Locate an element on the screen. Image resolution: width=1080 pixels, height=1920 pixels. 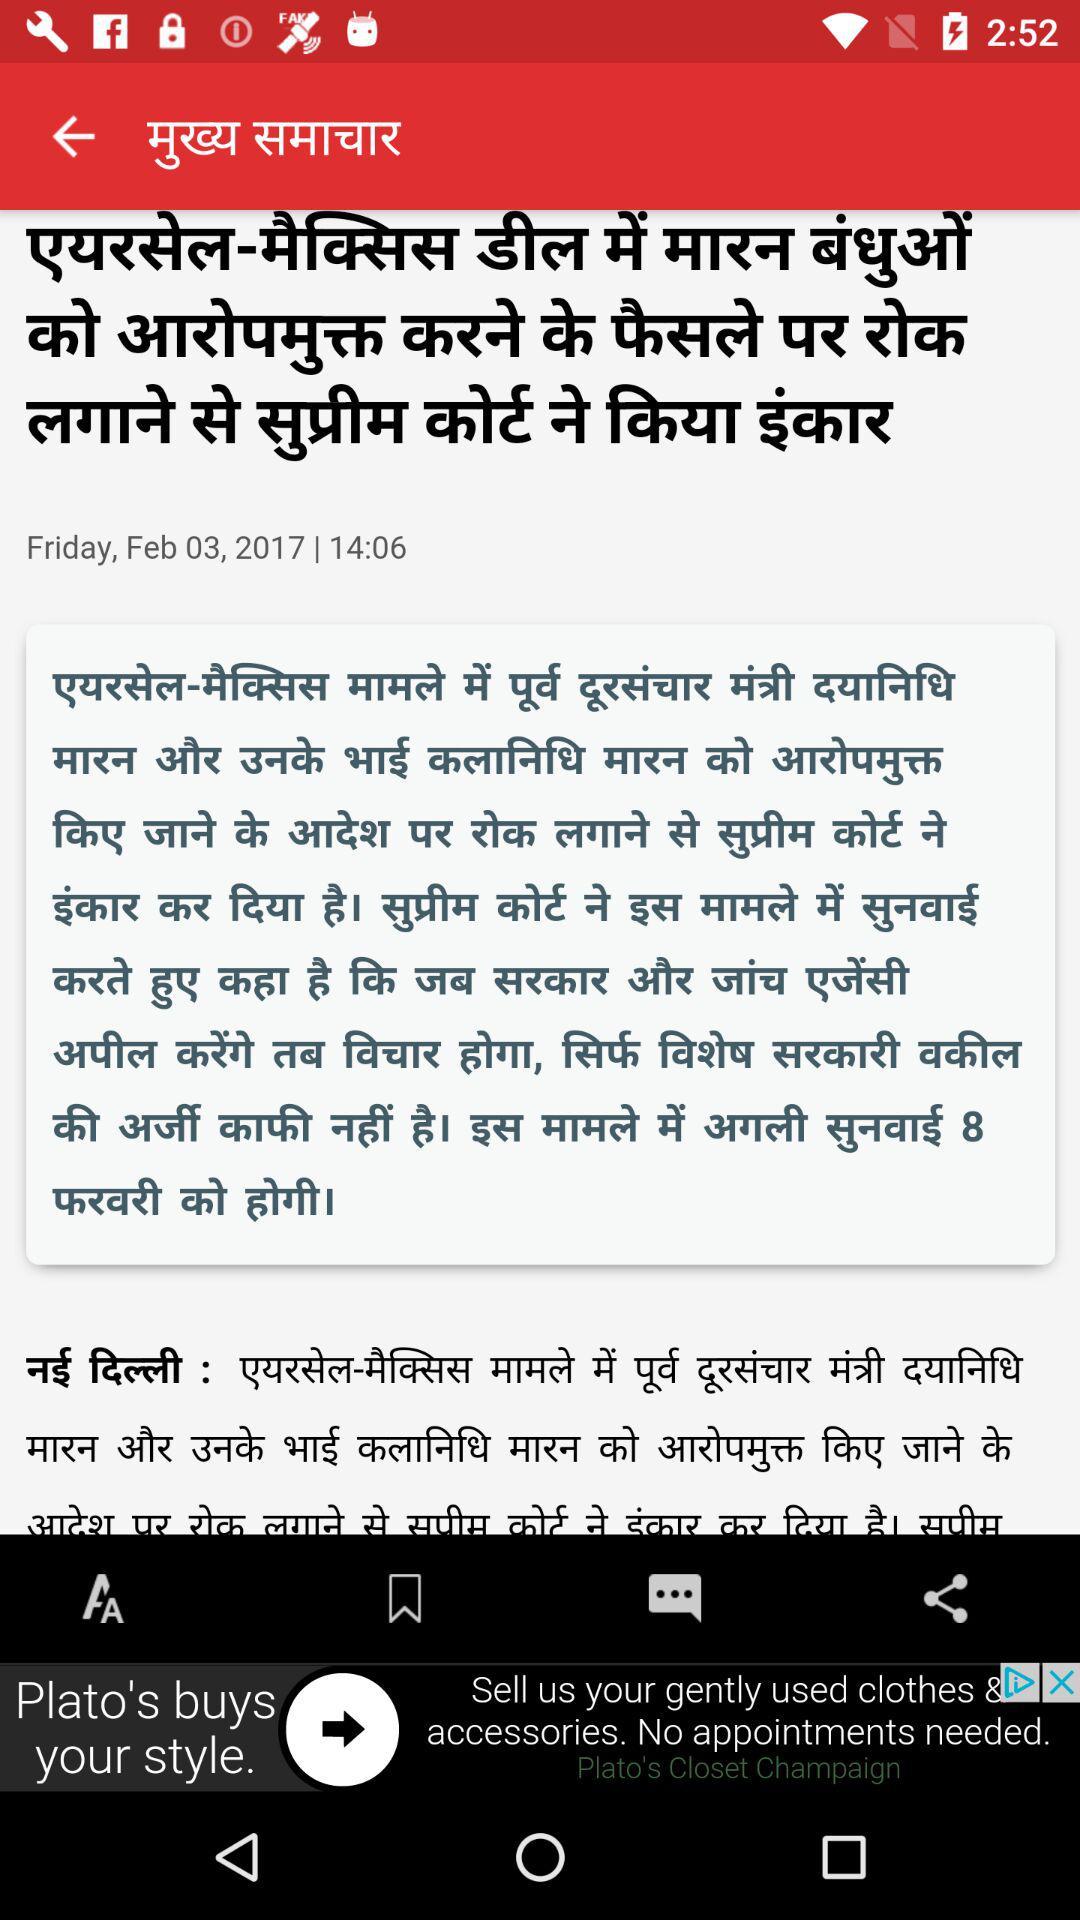
the share icon is located at coordinates (945, 1597).